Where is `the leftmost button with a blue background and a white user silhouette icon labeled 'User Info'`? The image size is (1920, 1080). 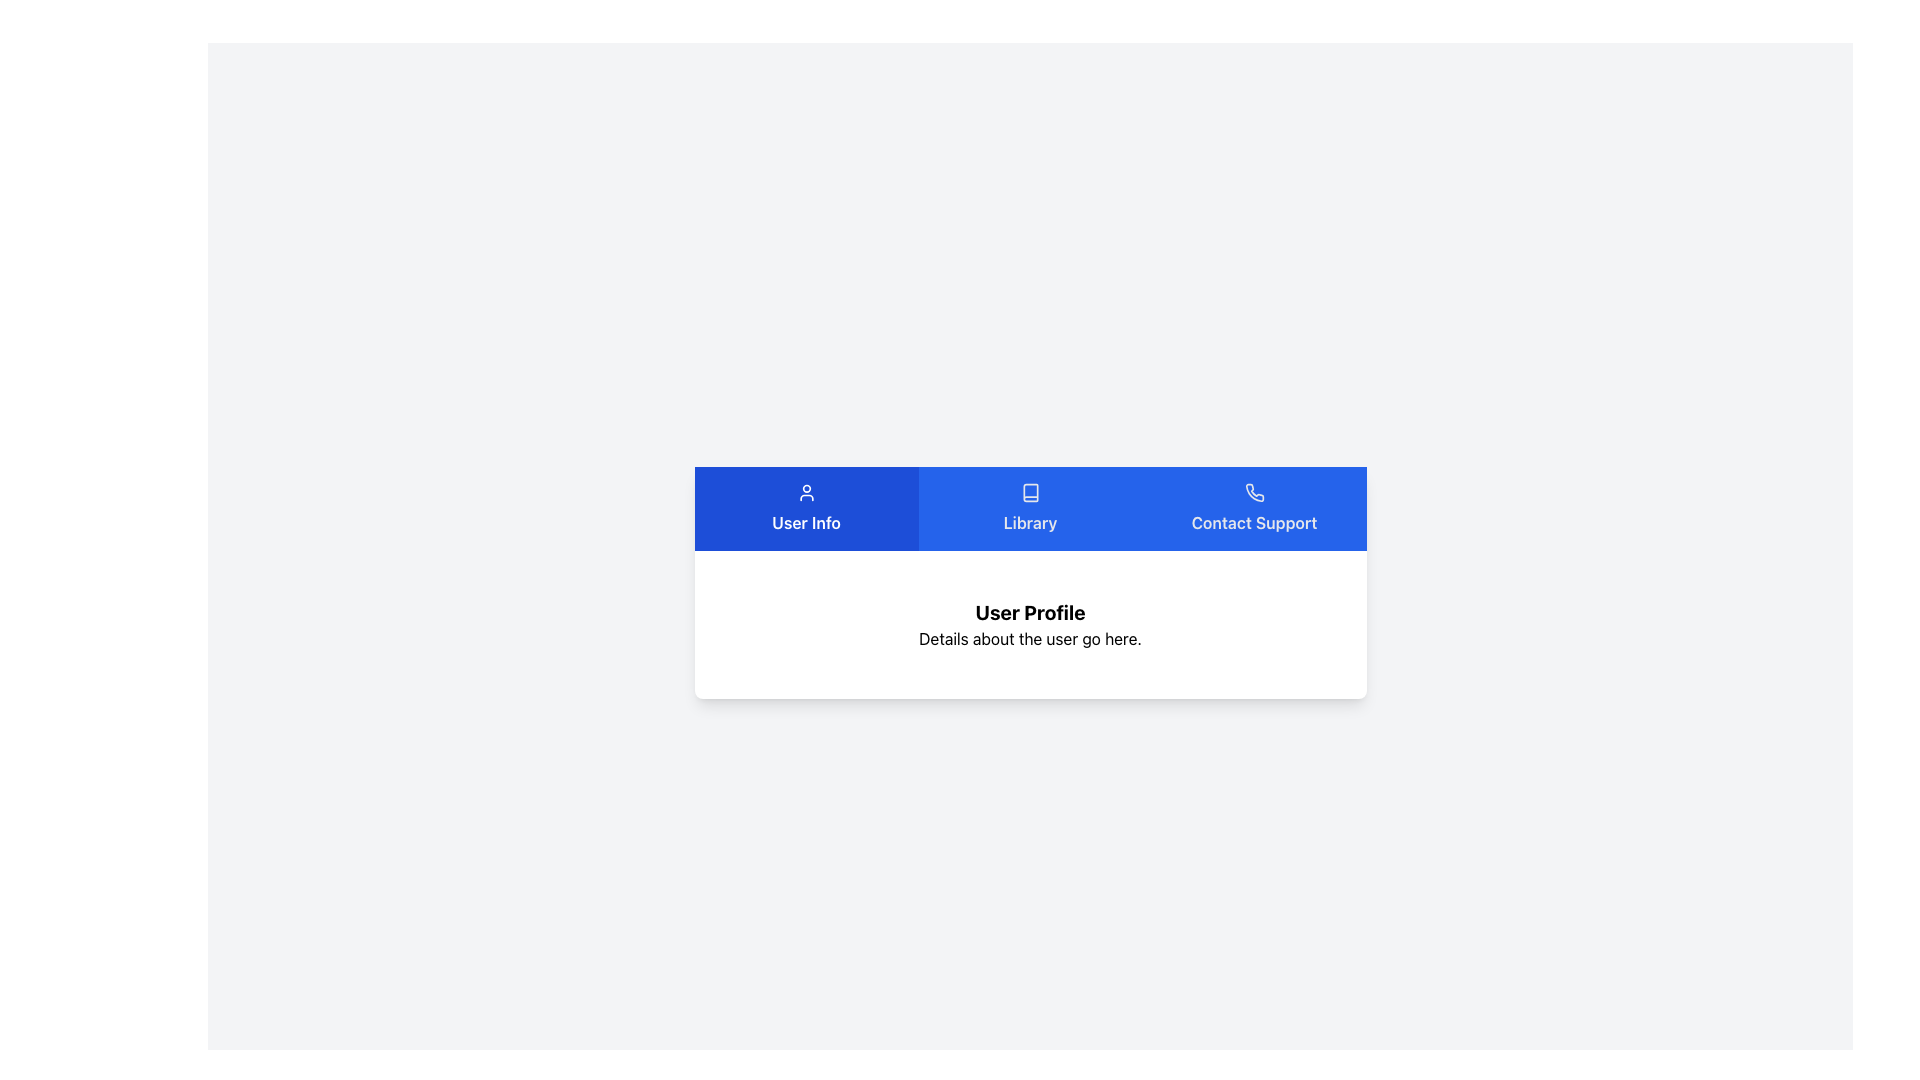
the leftmost button with a blue background and a white user silhouette icon labeled 'User Info' is located at coordinates (806, 508).